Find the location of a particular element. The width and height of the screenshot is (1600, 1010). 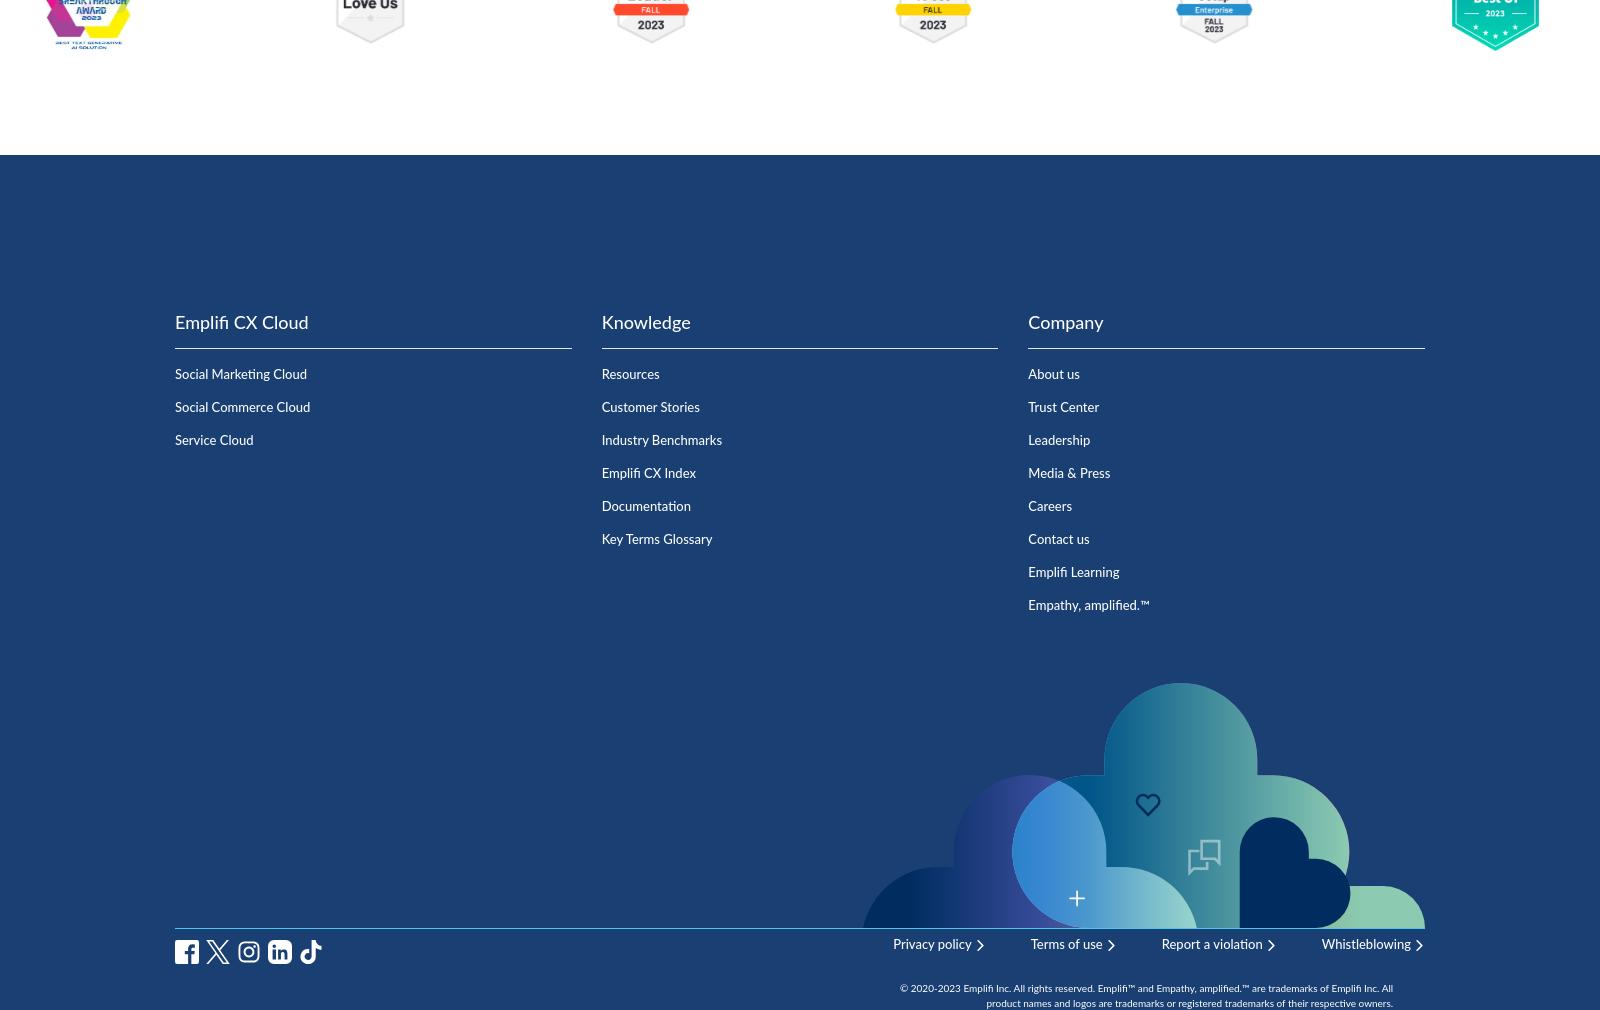

'Terms of use' is located at coordinates (1030, 944).